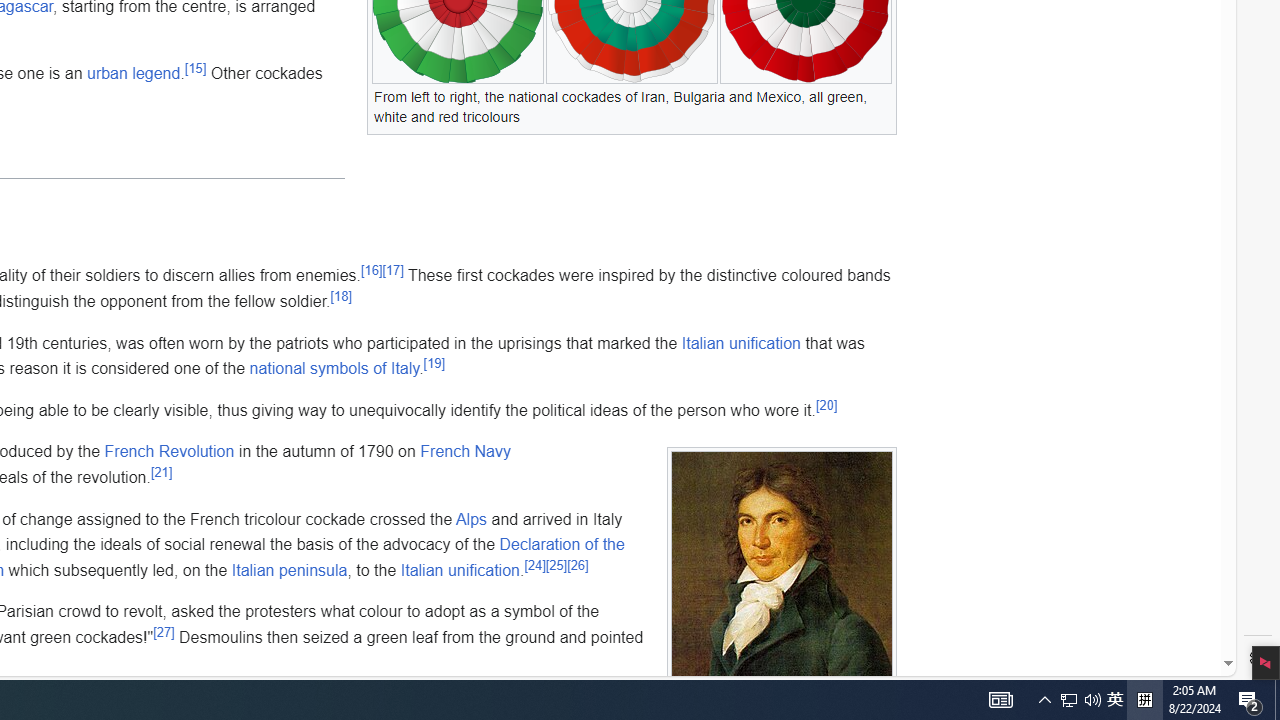 Image resolution: width=1280 pixels, height=720 pixels. Describe the element at coordinates (288, 569) in the screenshot. I see `'Italian peninsula'` at that location.